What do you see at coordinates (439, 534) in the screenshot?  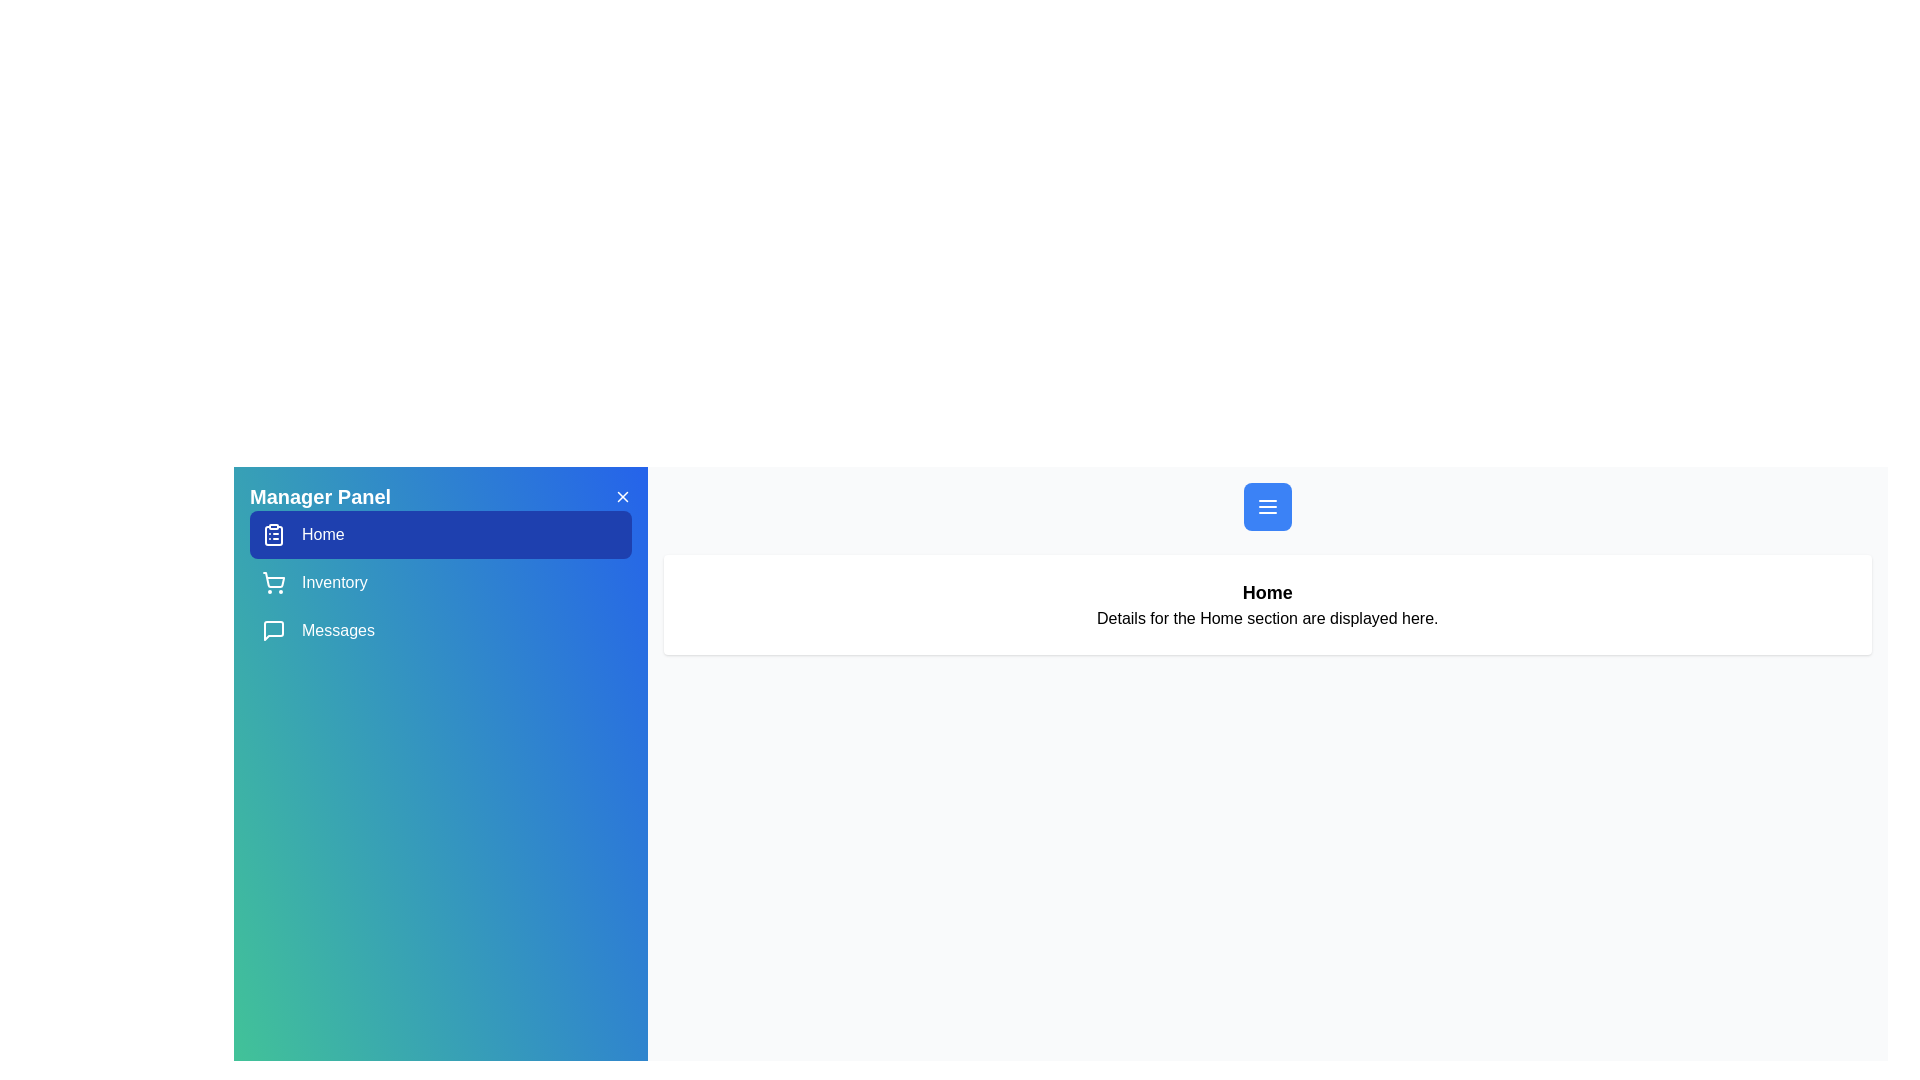 I see `the menu item corresponding to Home` at bounding box center [439, 534].